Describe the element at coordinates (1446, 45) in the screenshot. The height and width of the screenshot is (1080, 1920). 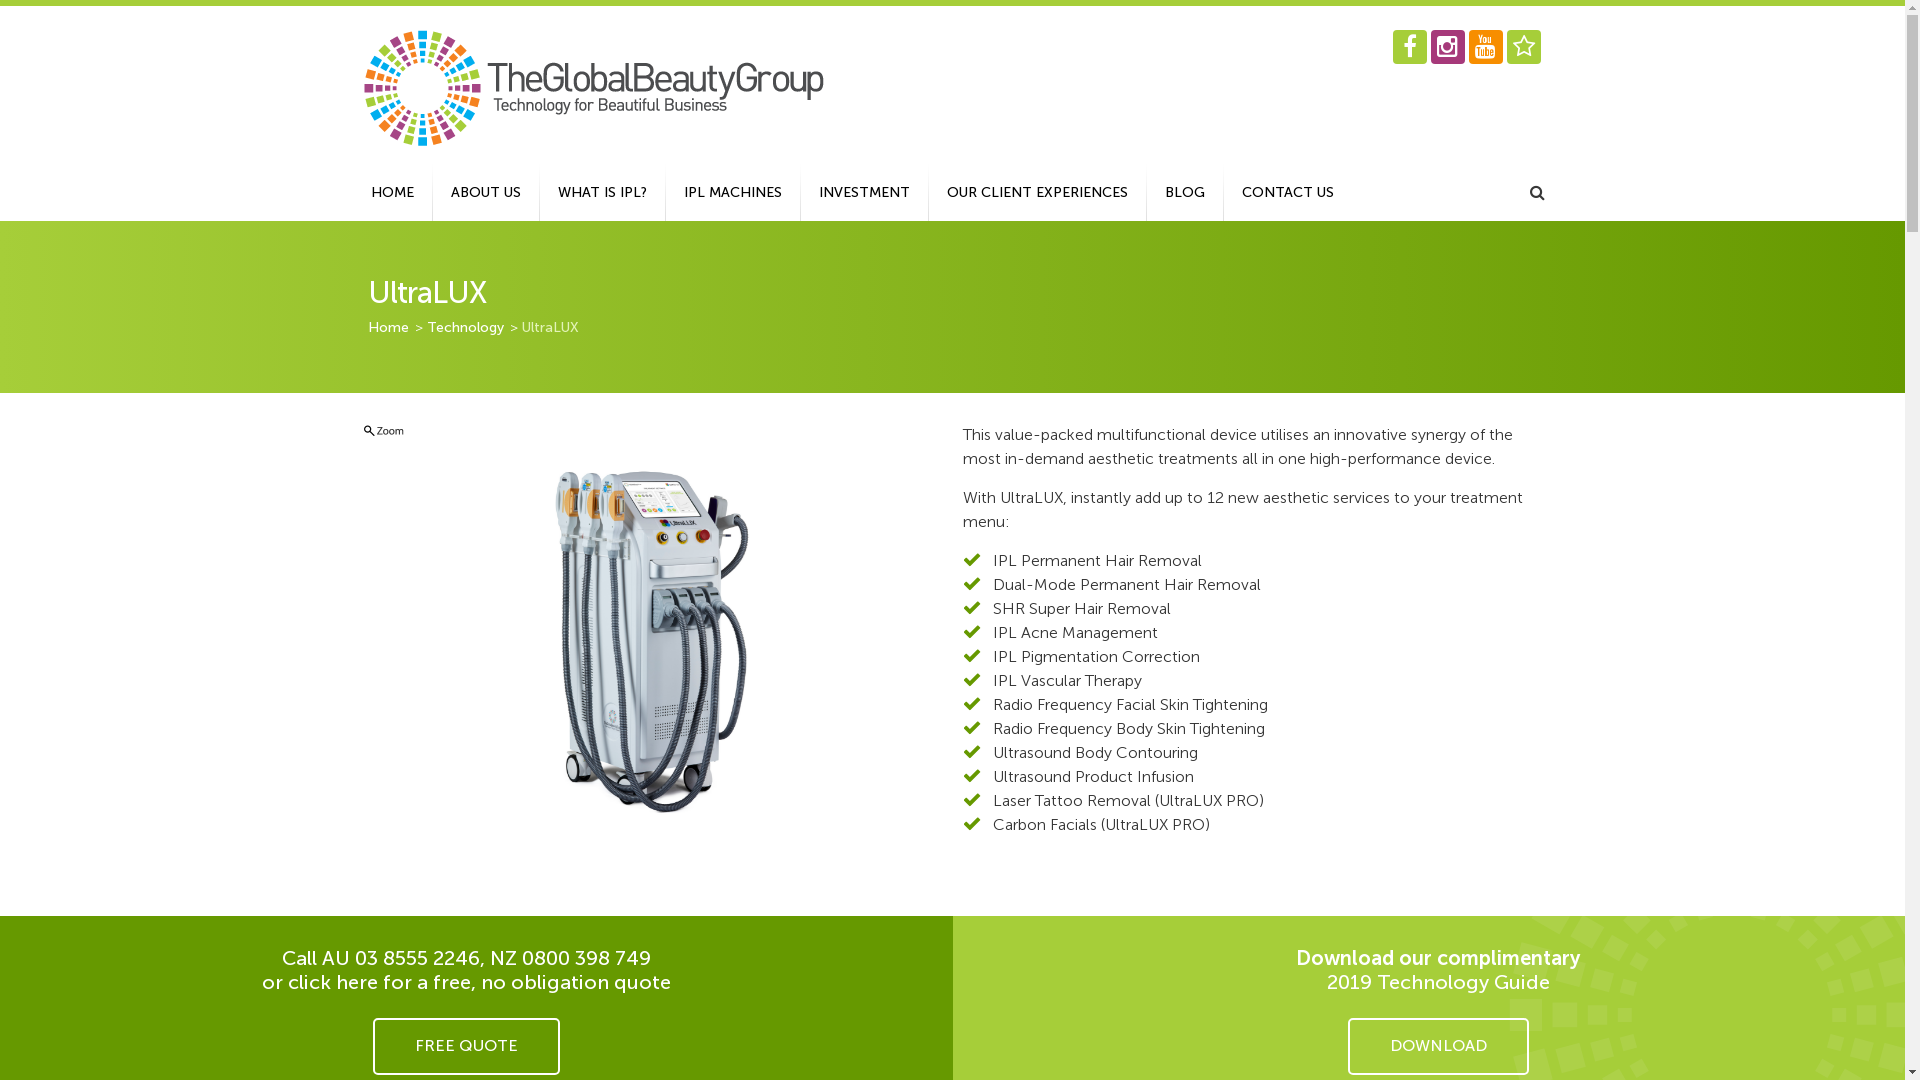
I see `'Instagram'` at that location.